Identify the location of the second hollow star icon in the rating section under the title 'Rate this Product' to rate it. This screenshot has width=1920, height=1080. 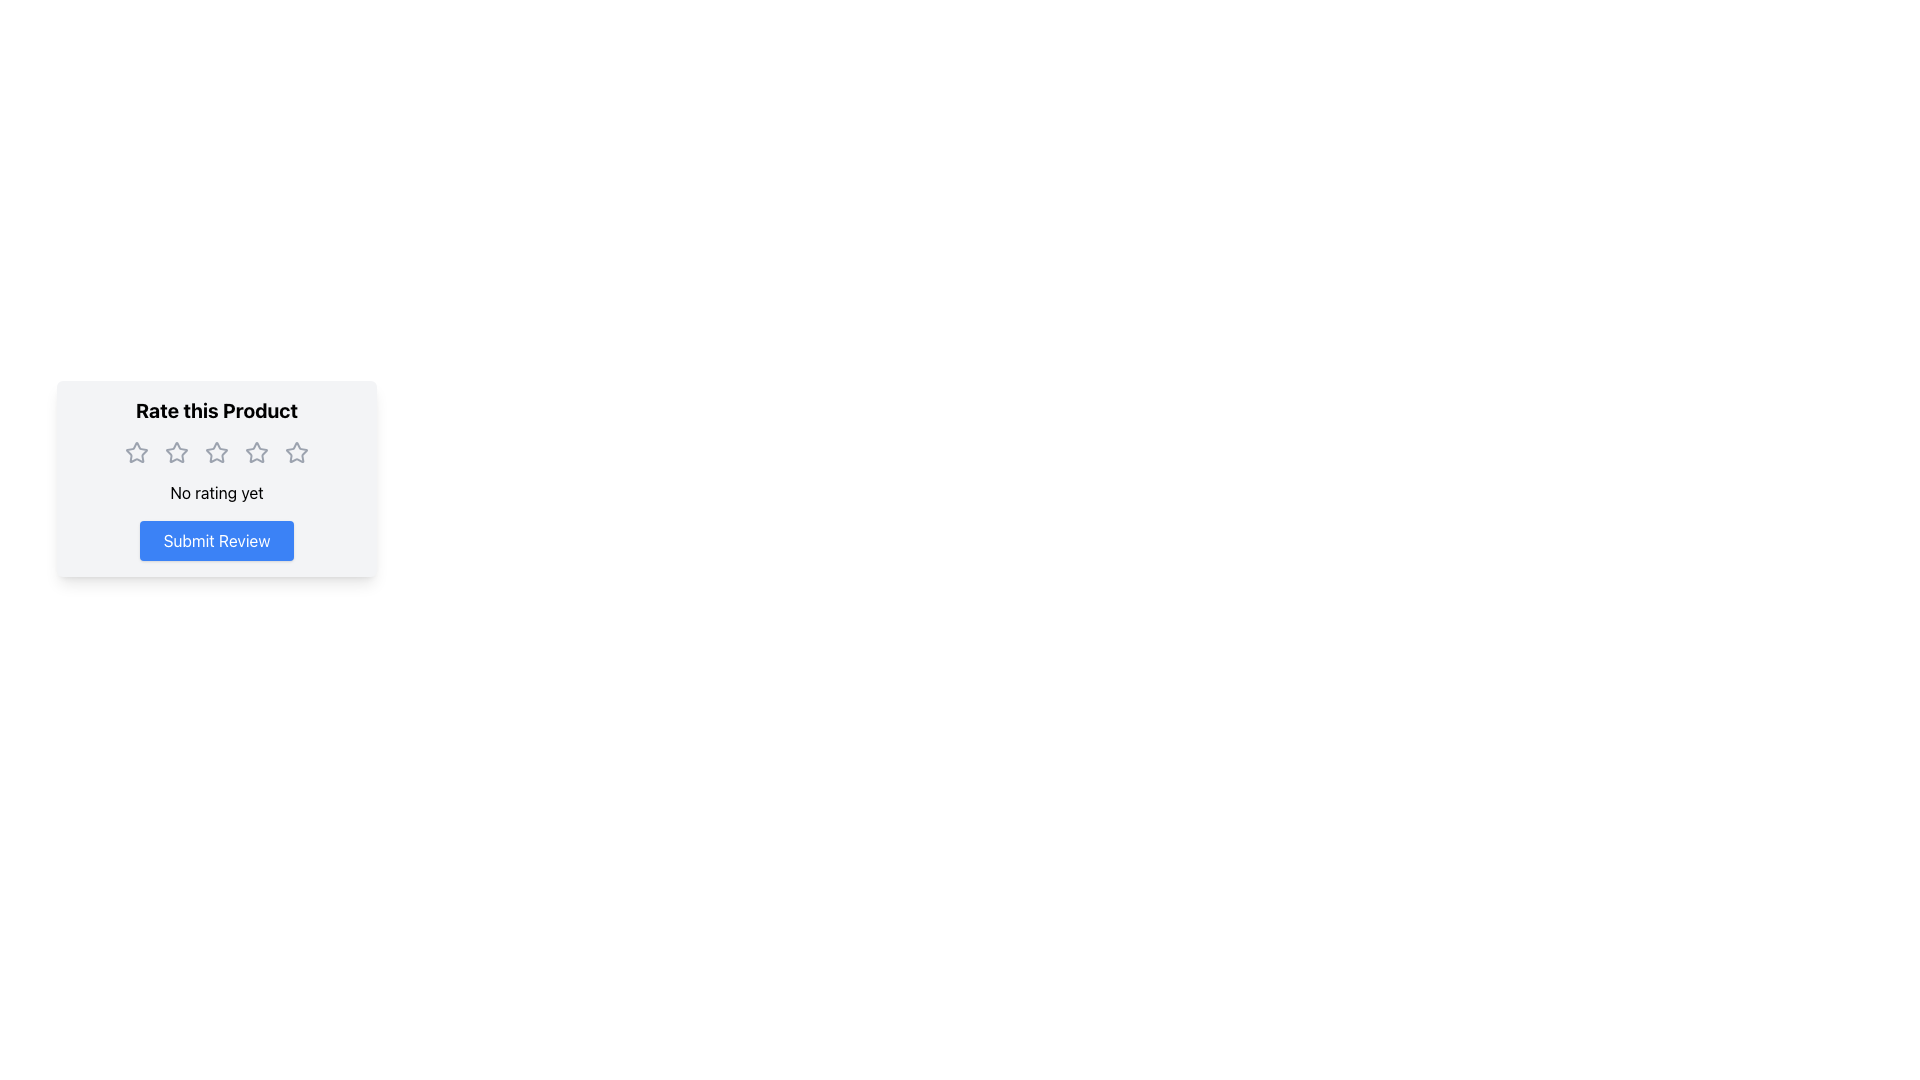
(177, 452).